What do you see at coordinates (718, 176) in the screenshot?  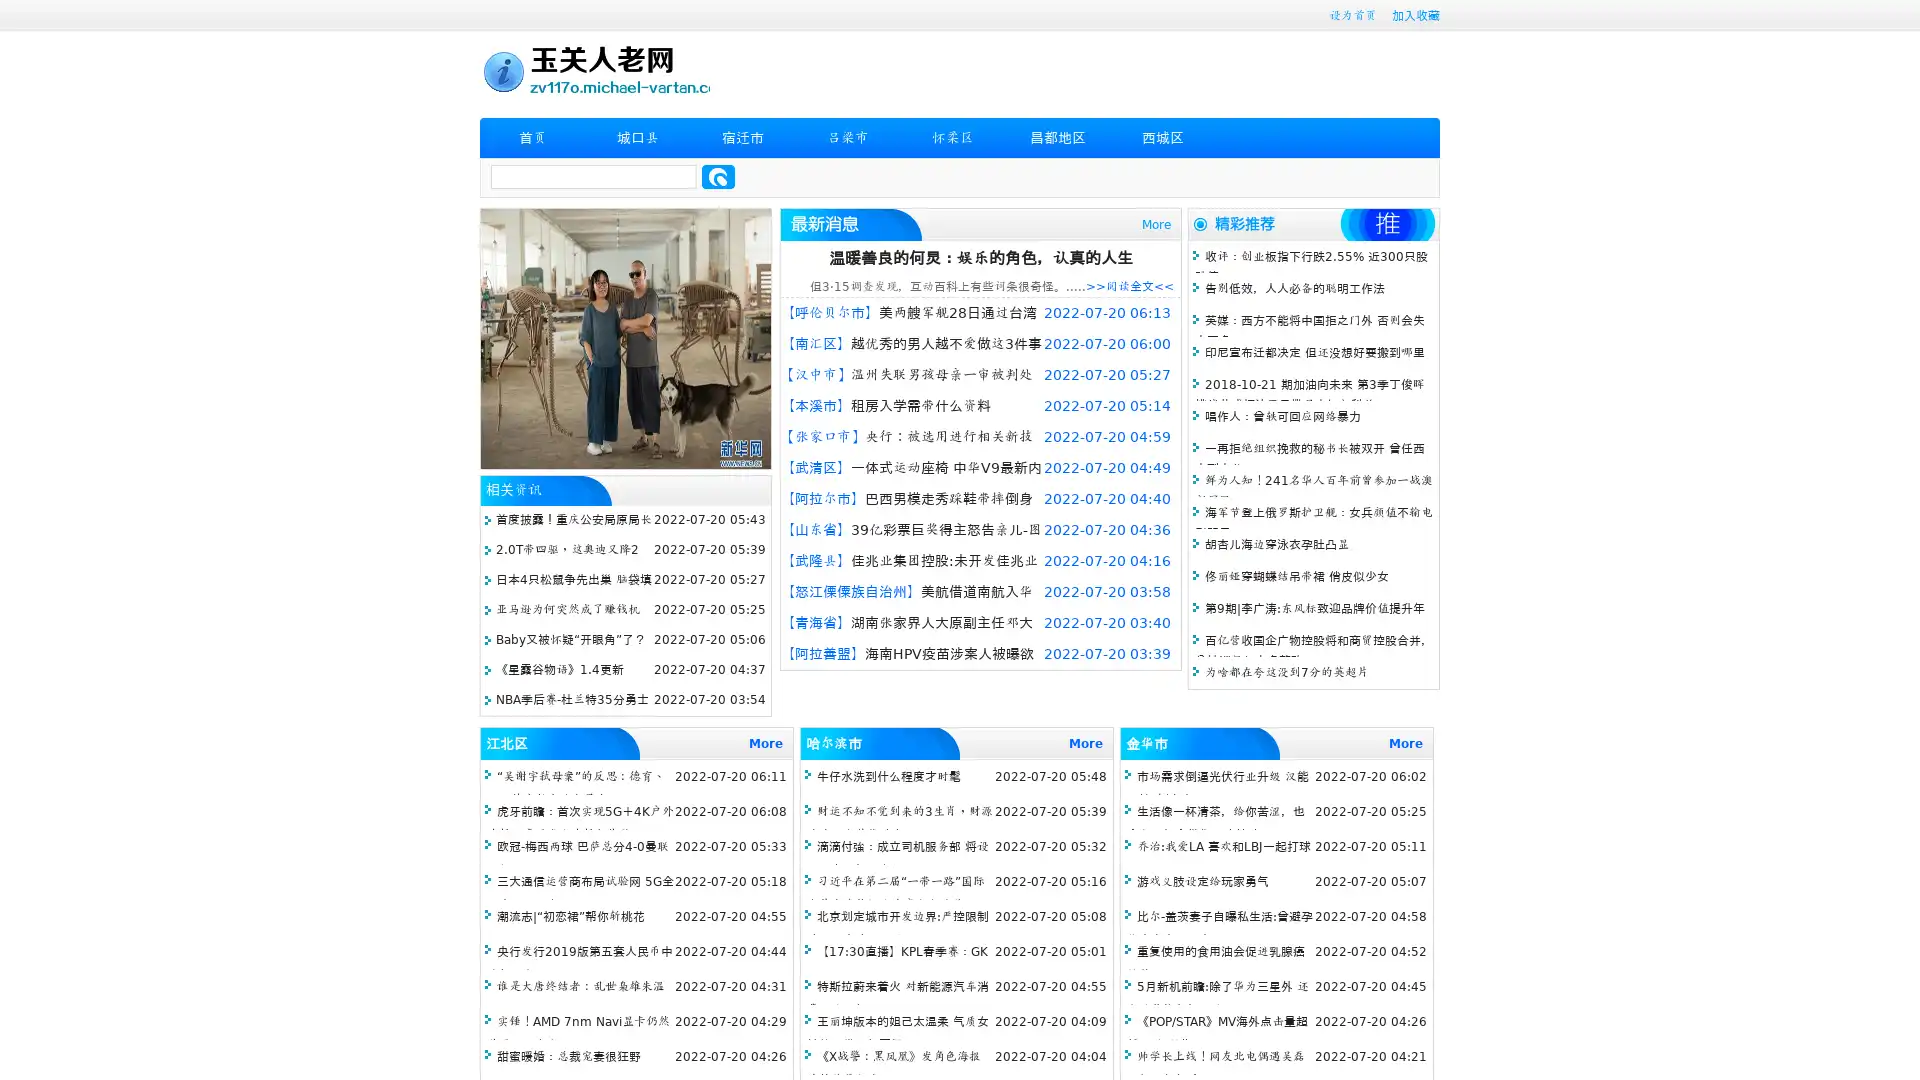 I see `Search` at bounding box center [718, 176].